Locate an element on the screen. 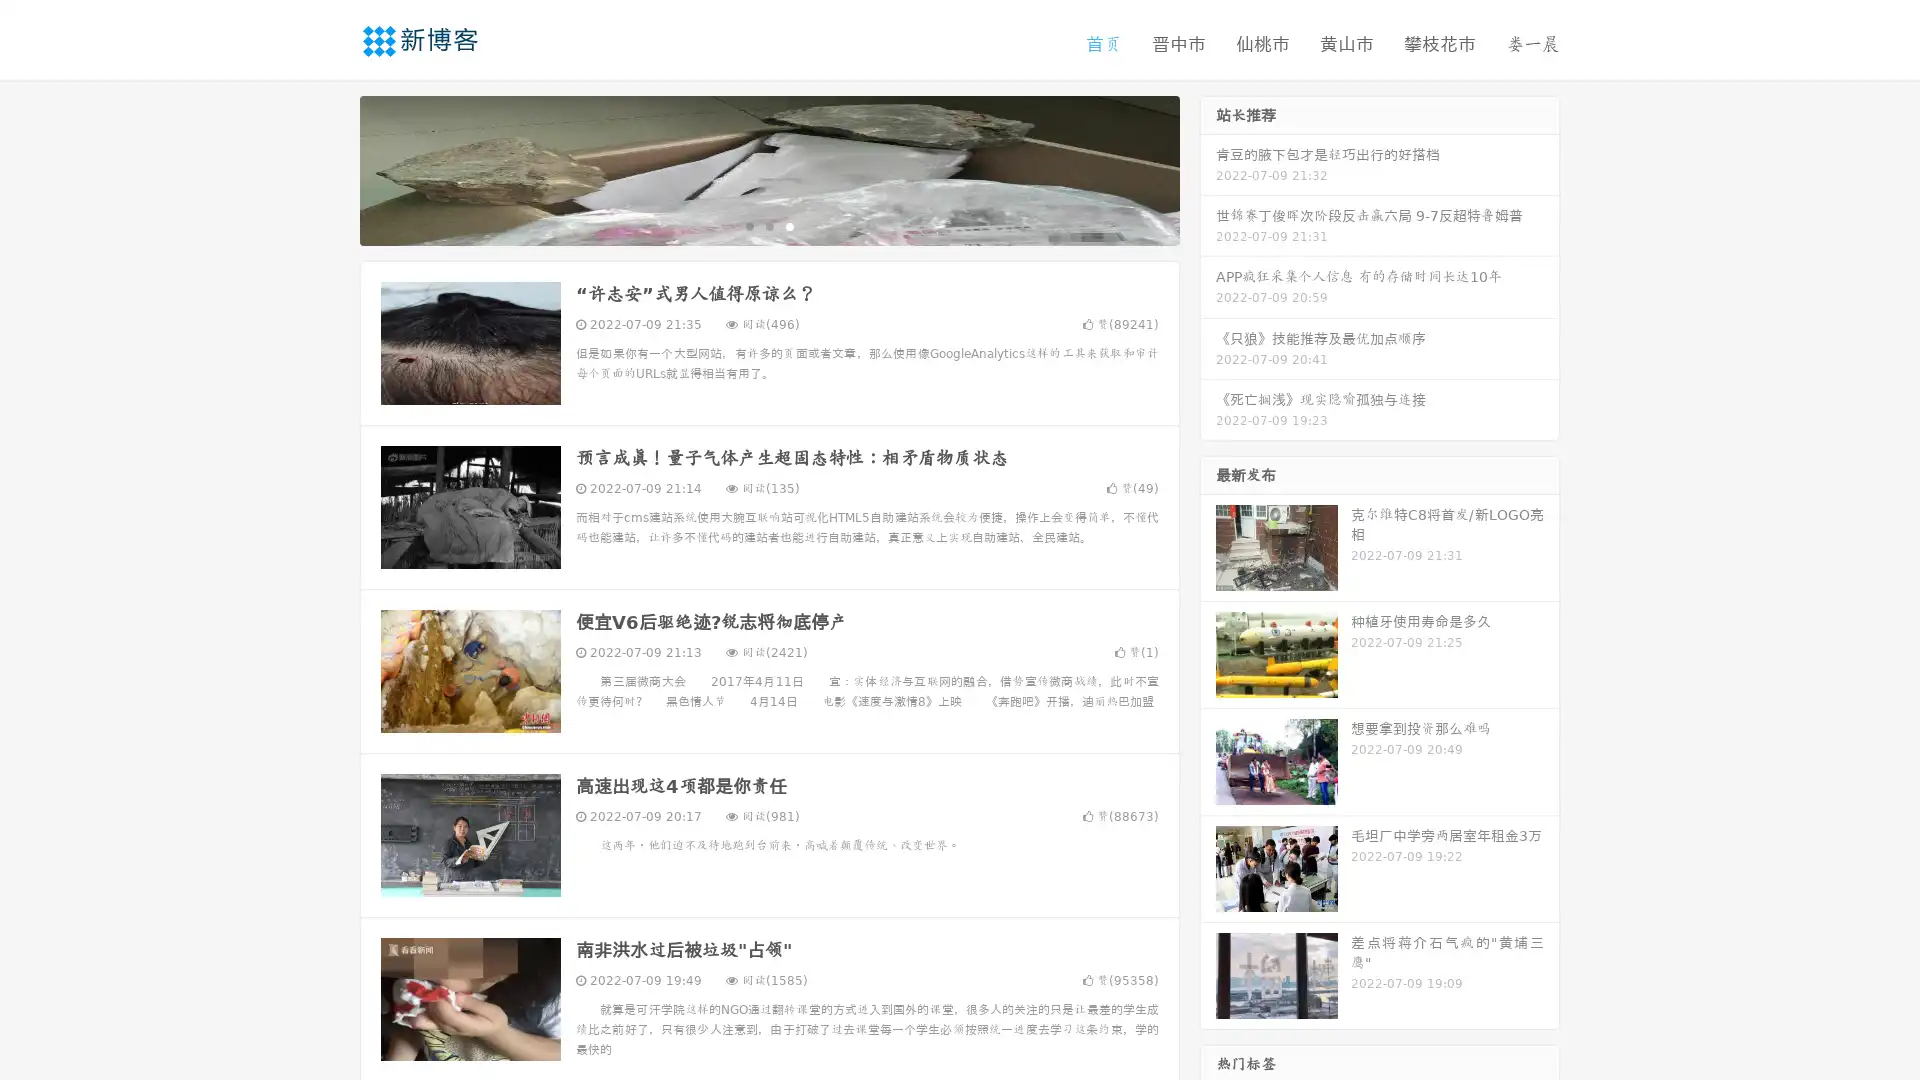 Image resolution: width=1920 pixels, height=1080 pixels. Previous slide is located at coordinates (330, 168).